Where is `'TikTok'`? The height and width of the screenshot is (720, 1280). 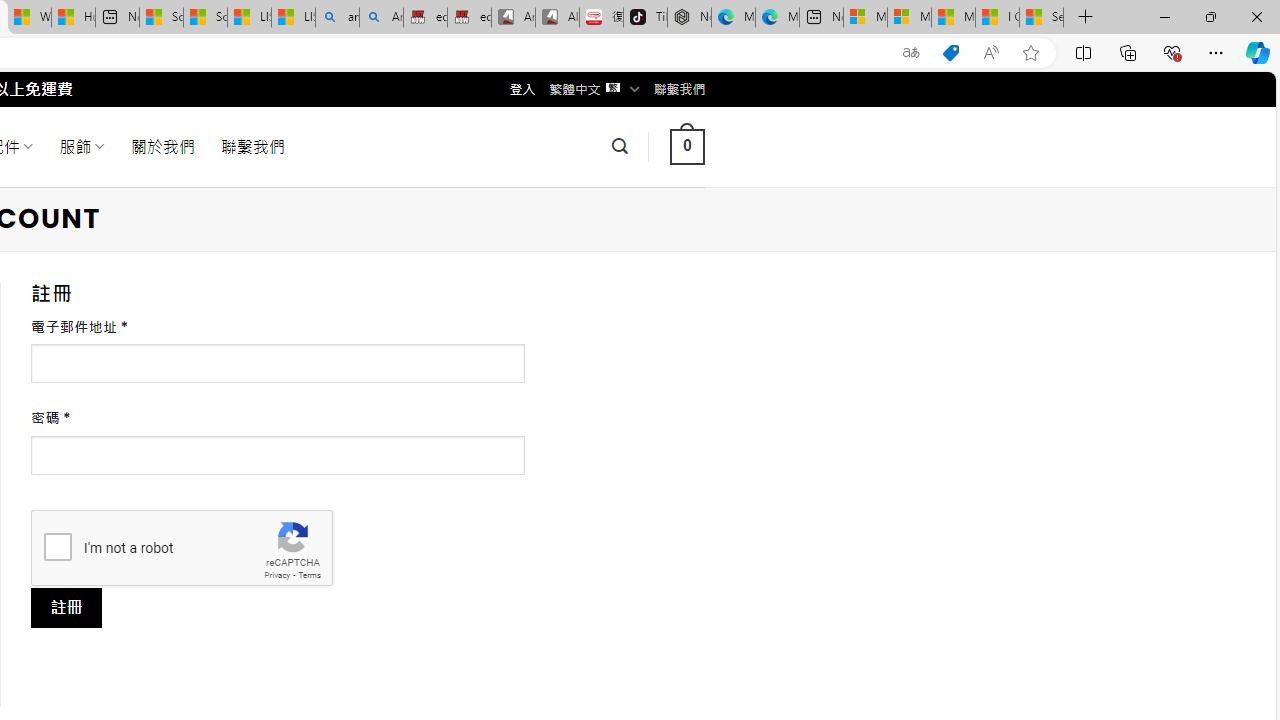 'TikTok' is located at coordinates (645, 17).